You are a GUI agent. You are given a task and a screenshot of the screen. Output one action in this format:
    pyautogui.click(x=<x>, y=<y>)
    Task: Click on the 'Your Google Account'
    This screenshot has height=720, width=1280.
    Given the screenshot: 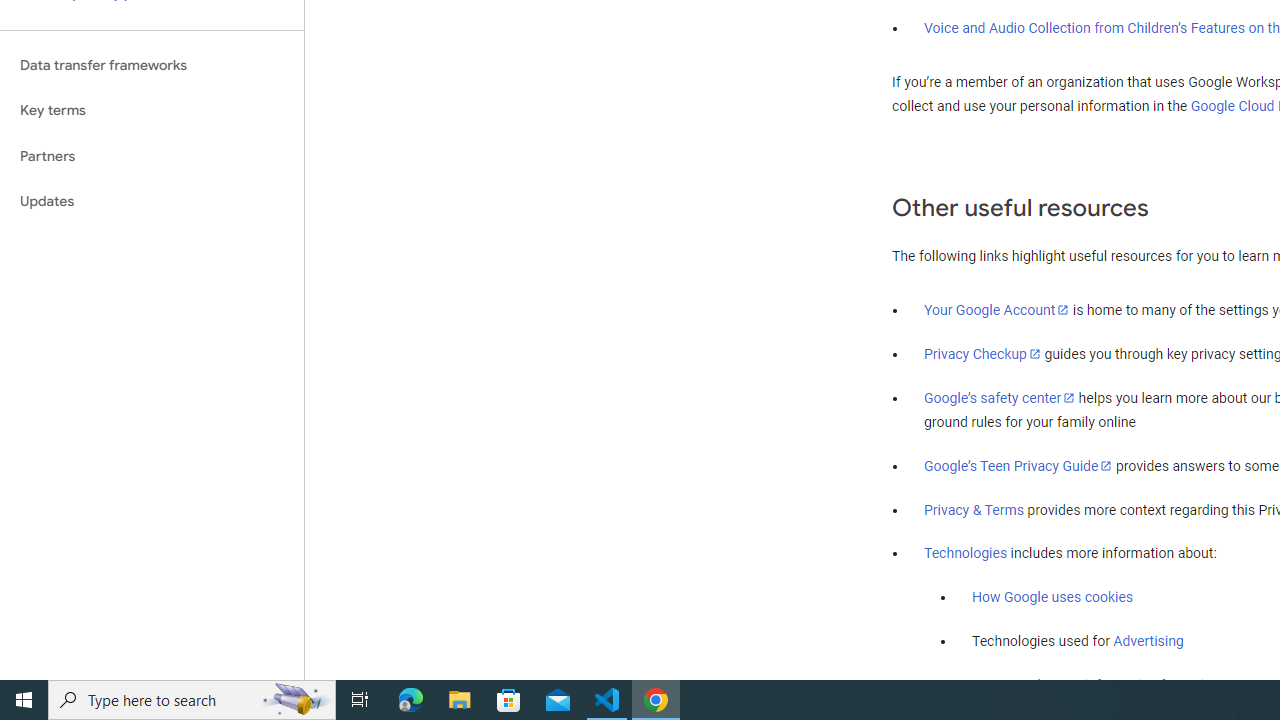 What is the action you would take?
    pyautogui.click(x=997, y=309)
    